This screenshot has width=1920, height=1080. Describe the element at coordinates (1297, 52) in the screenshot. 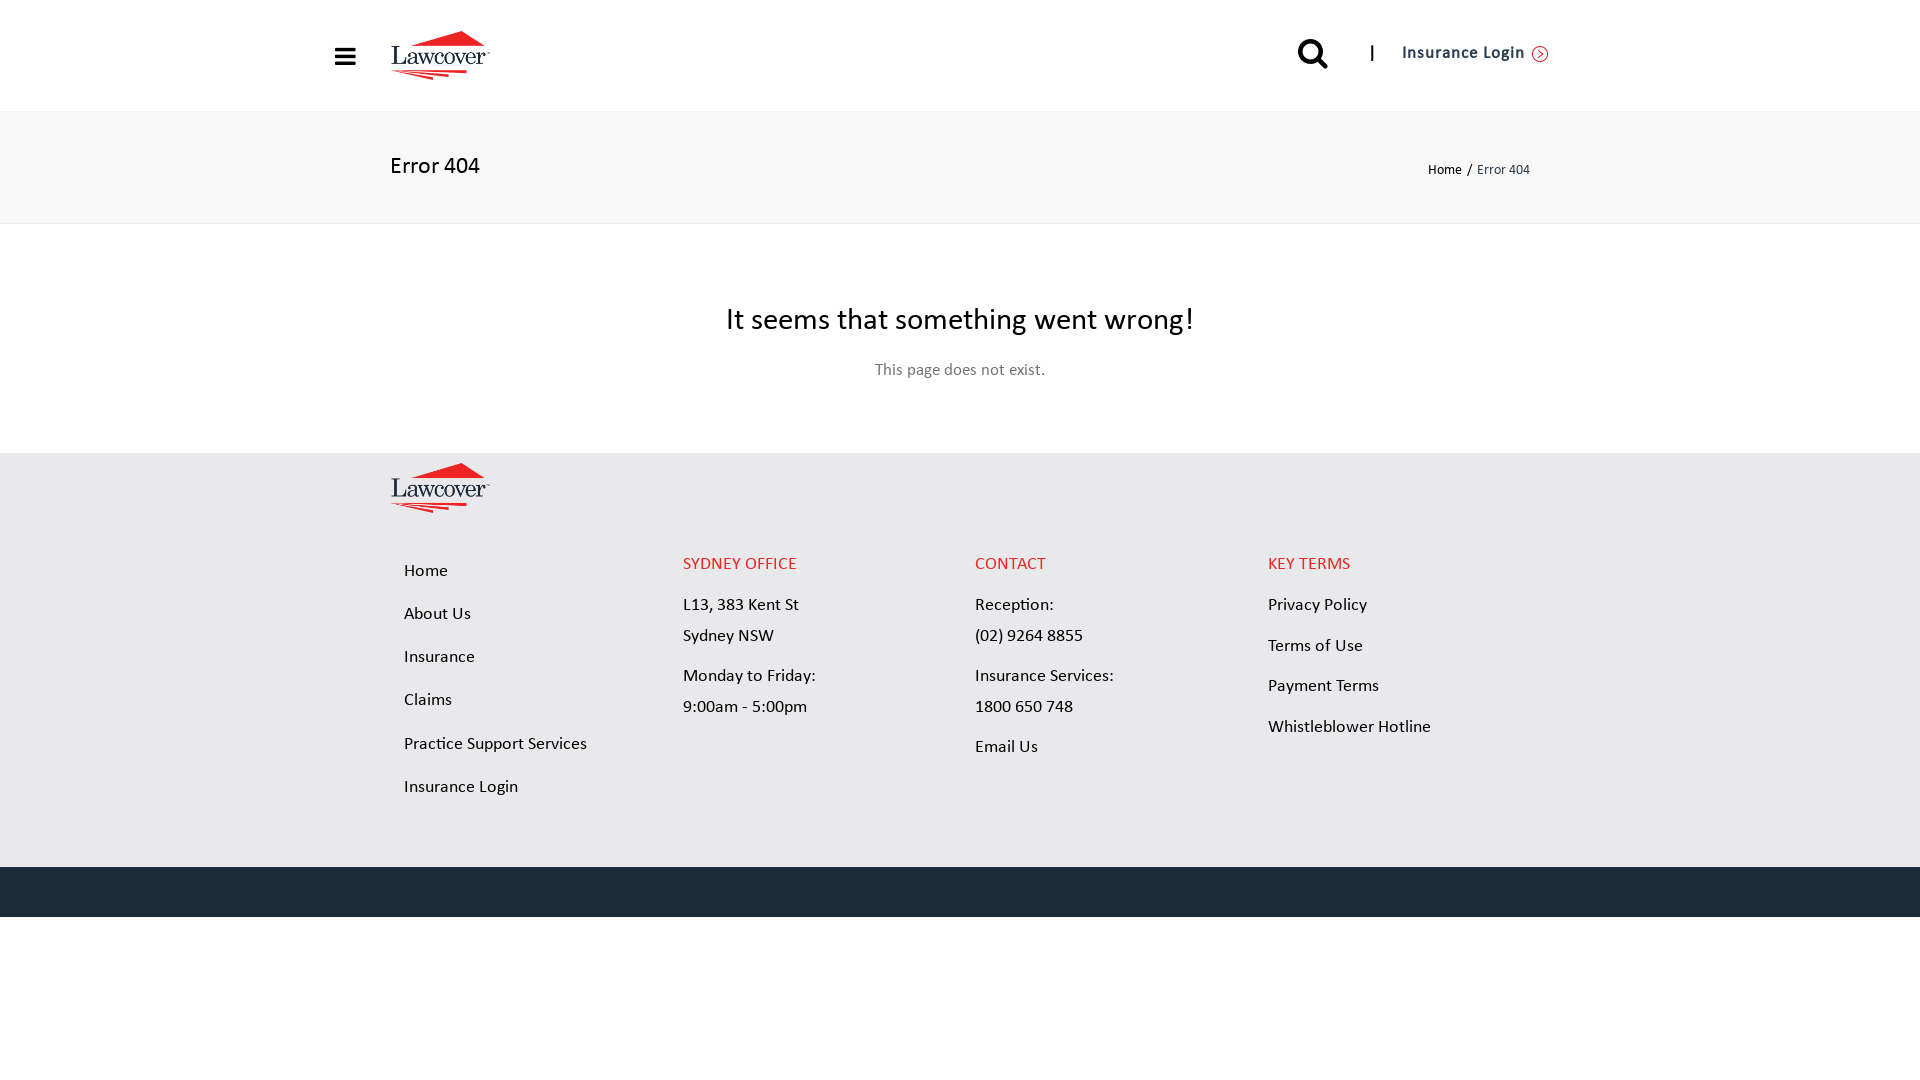

I see `'Search'` at that location.